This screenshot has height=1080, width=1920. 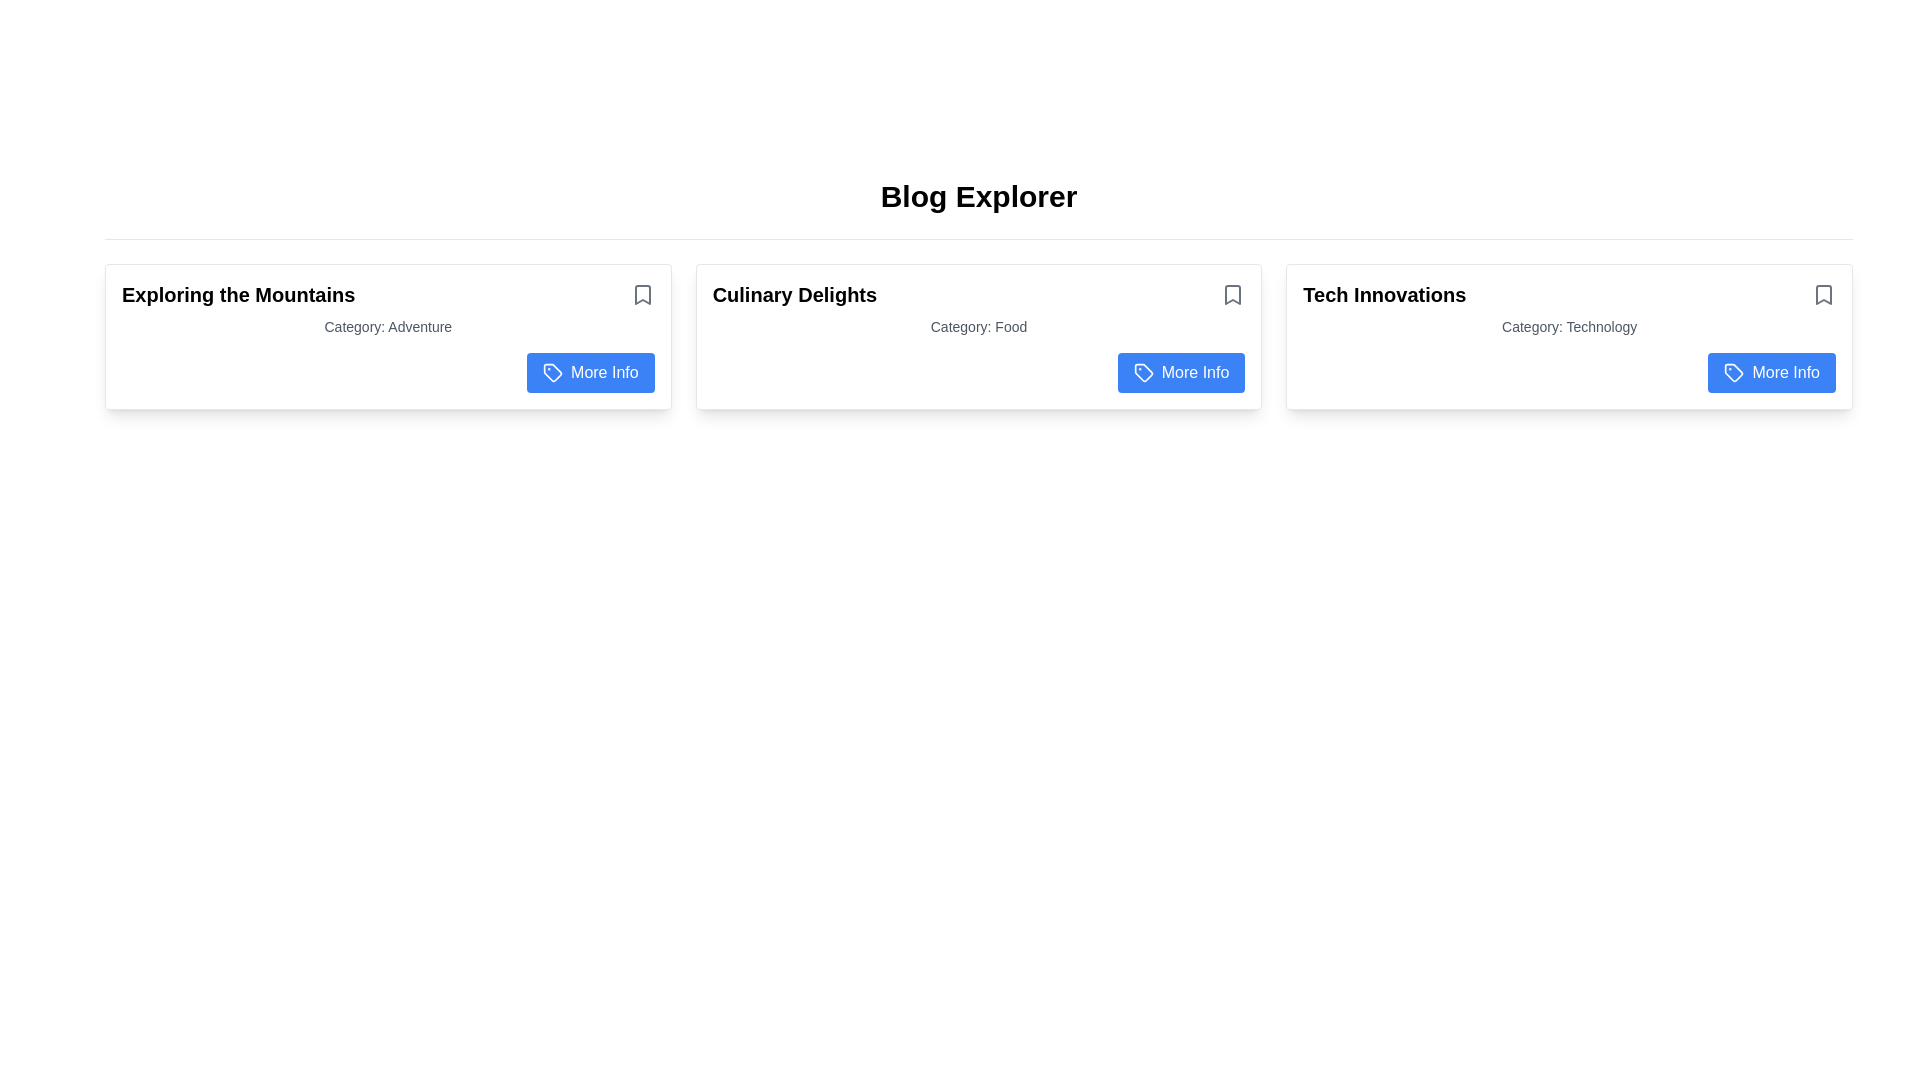 What do you see at coordinates (642, 294) in the screenshot?
I see `the bookmark icon located in the 'Exploring the Mountains' card` at bounding box center [642, 294].